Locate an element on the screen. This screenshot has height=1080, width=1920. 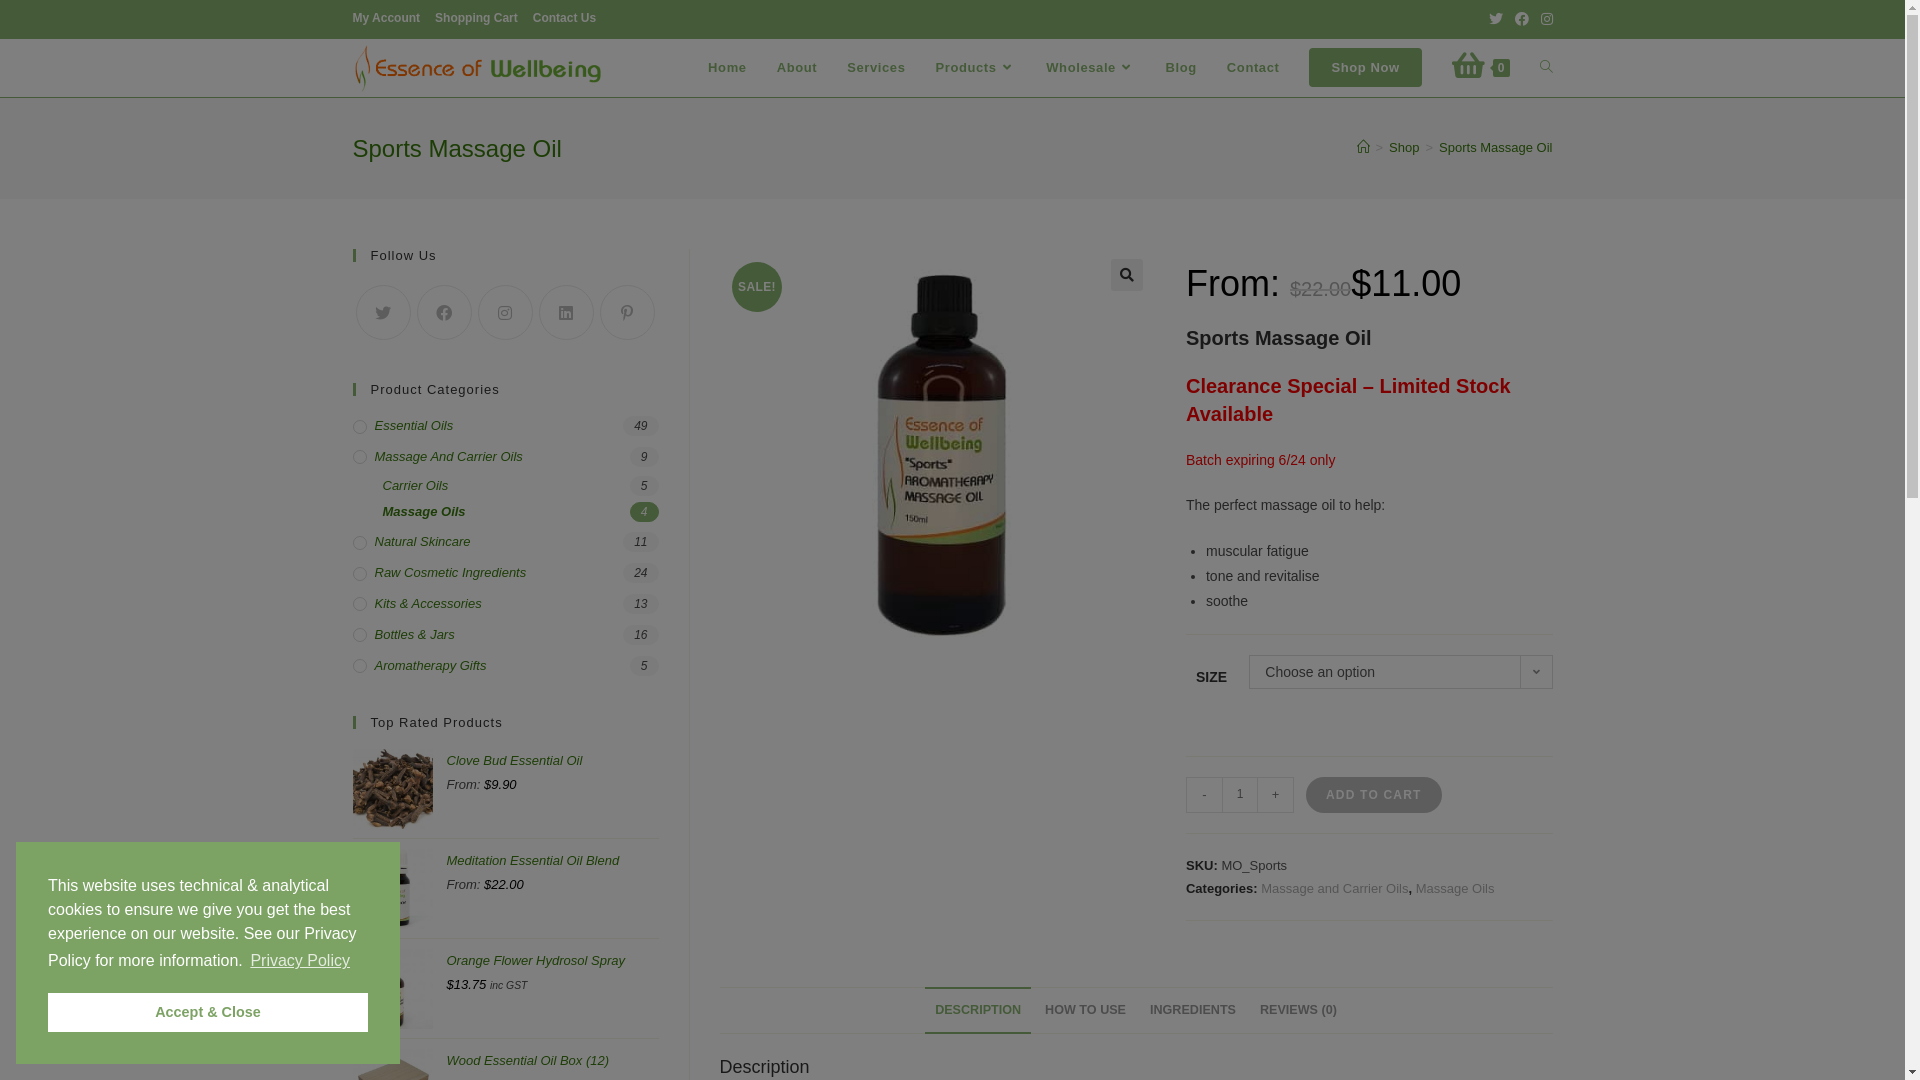
'Essential Oils' is located at coordinates (504, 425).